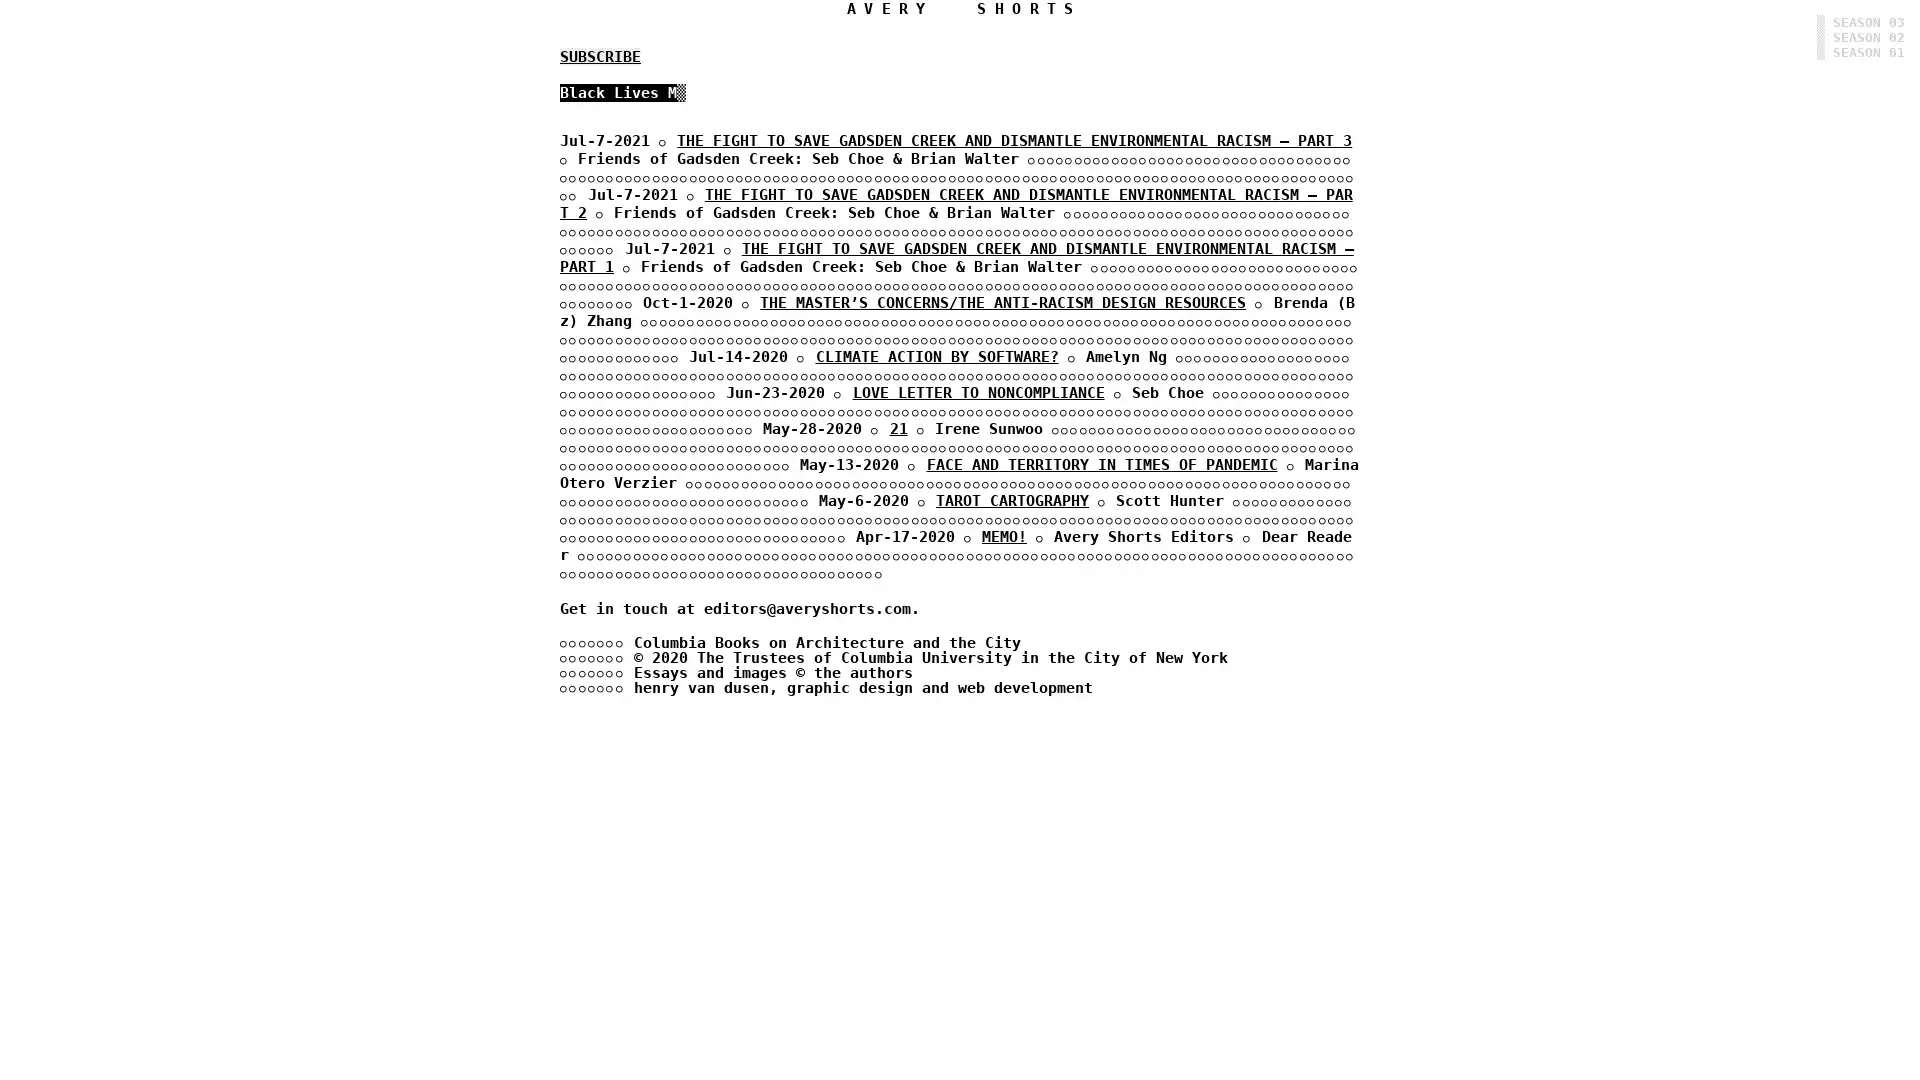 This screenshot has height=1080, width=1920. I want to click on SUBSCRIBE, so click(599, 56).